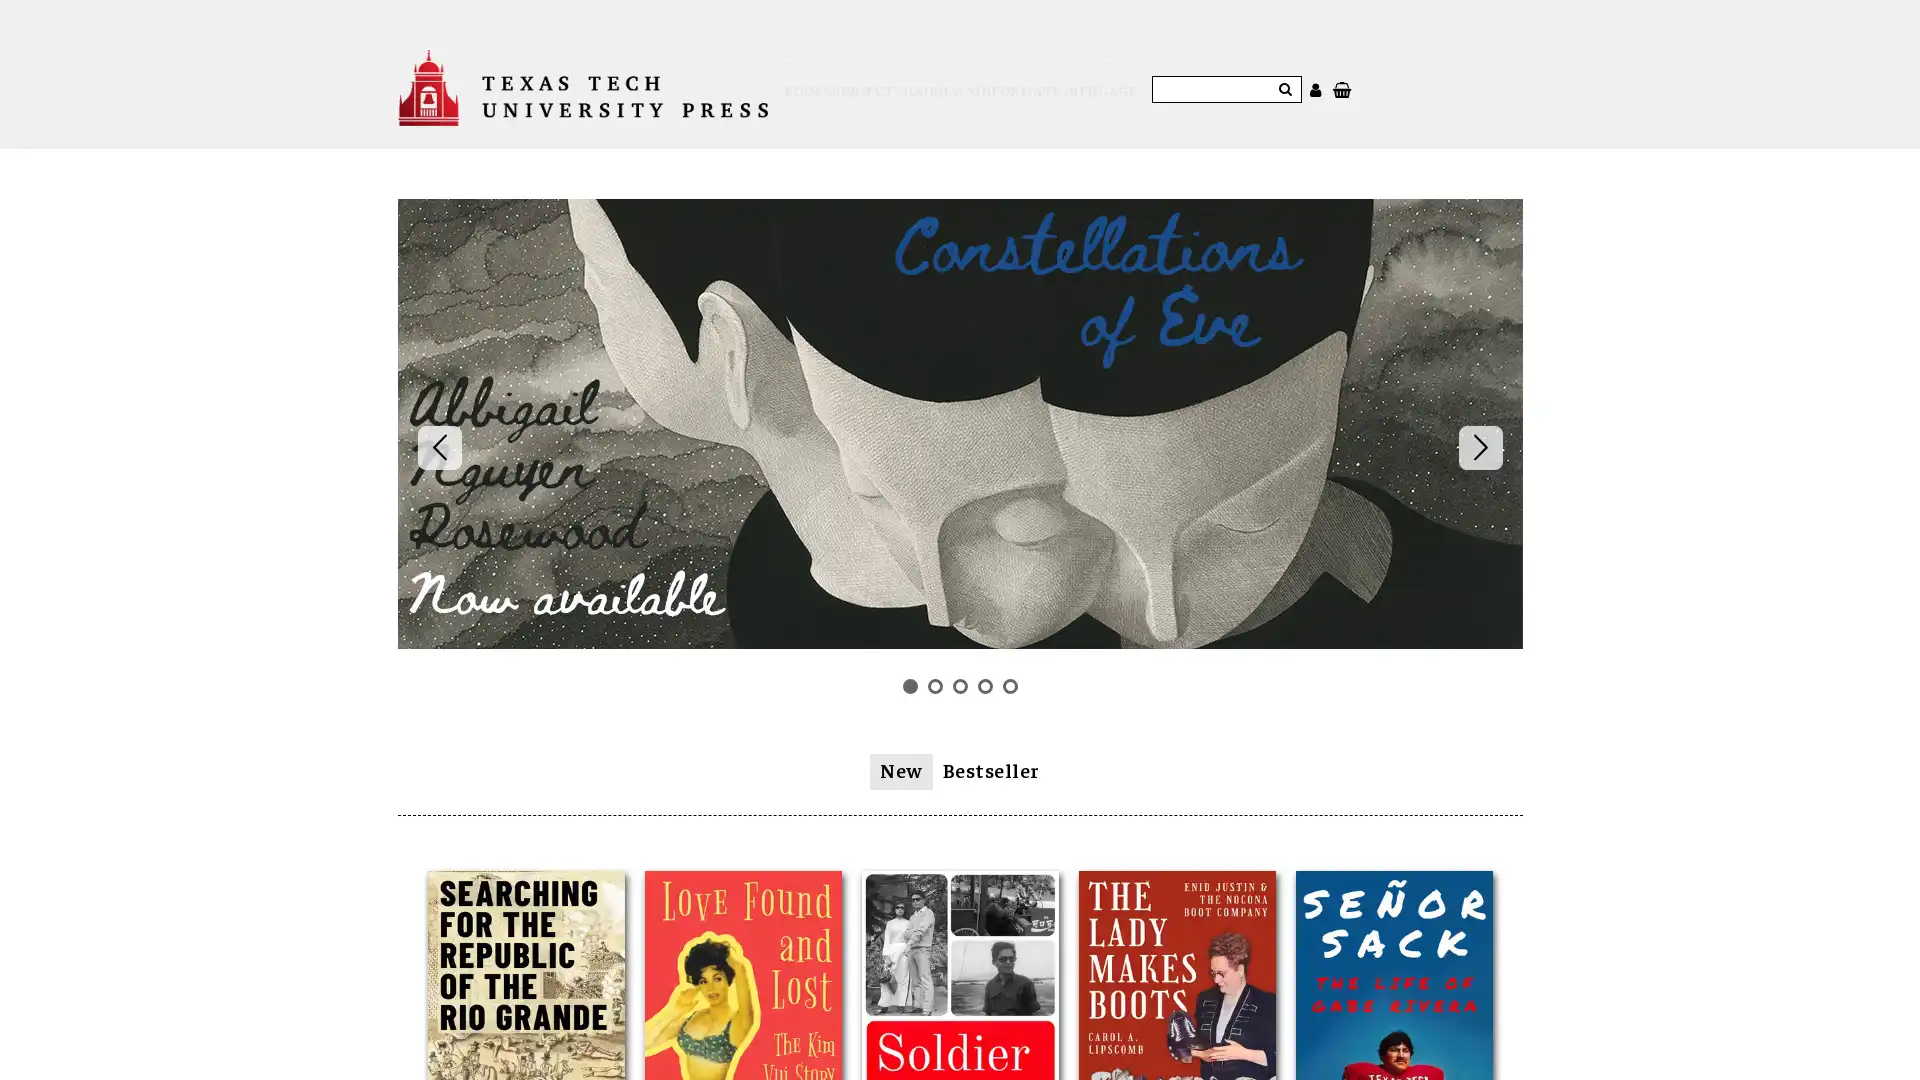  What do you see at coordinates (1340, 76) in the screenshot?
I see `SEARCH` at bounding box center [1340, 76].